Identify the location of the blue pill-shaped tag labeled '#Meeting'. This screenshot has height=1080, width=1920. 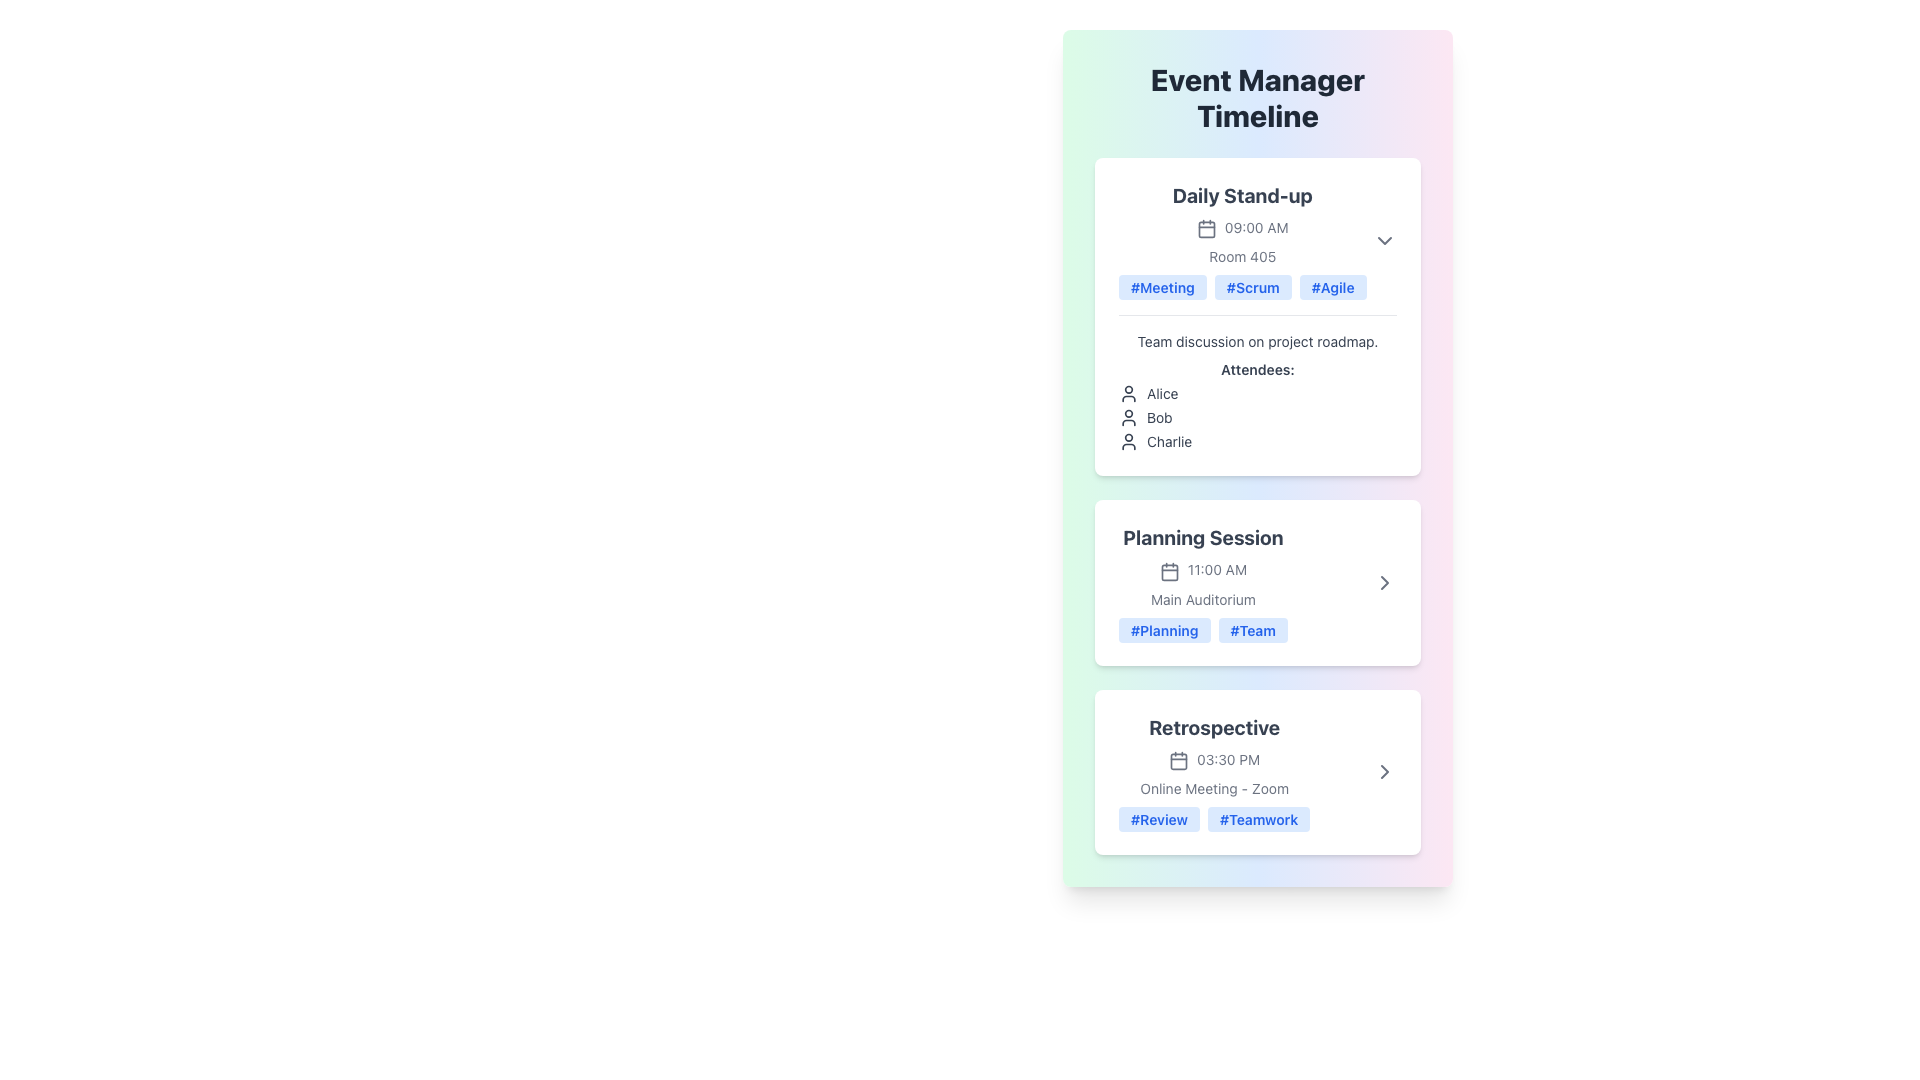
(1162, 287).